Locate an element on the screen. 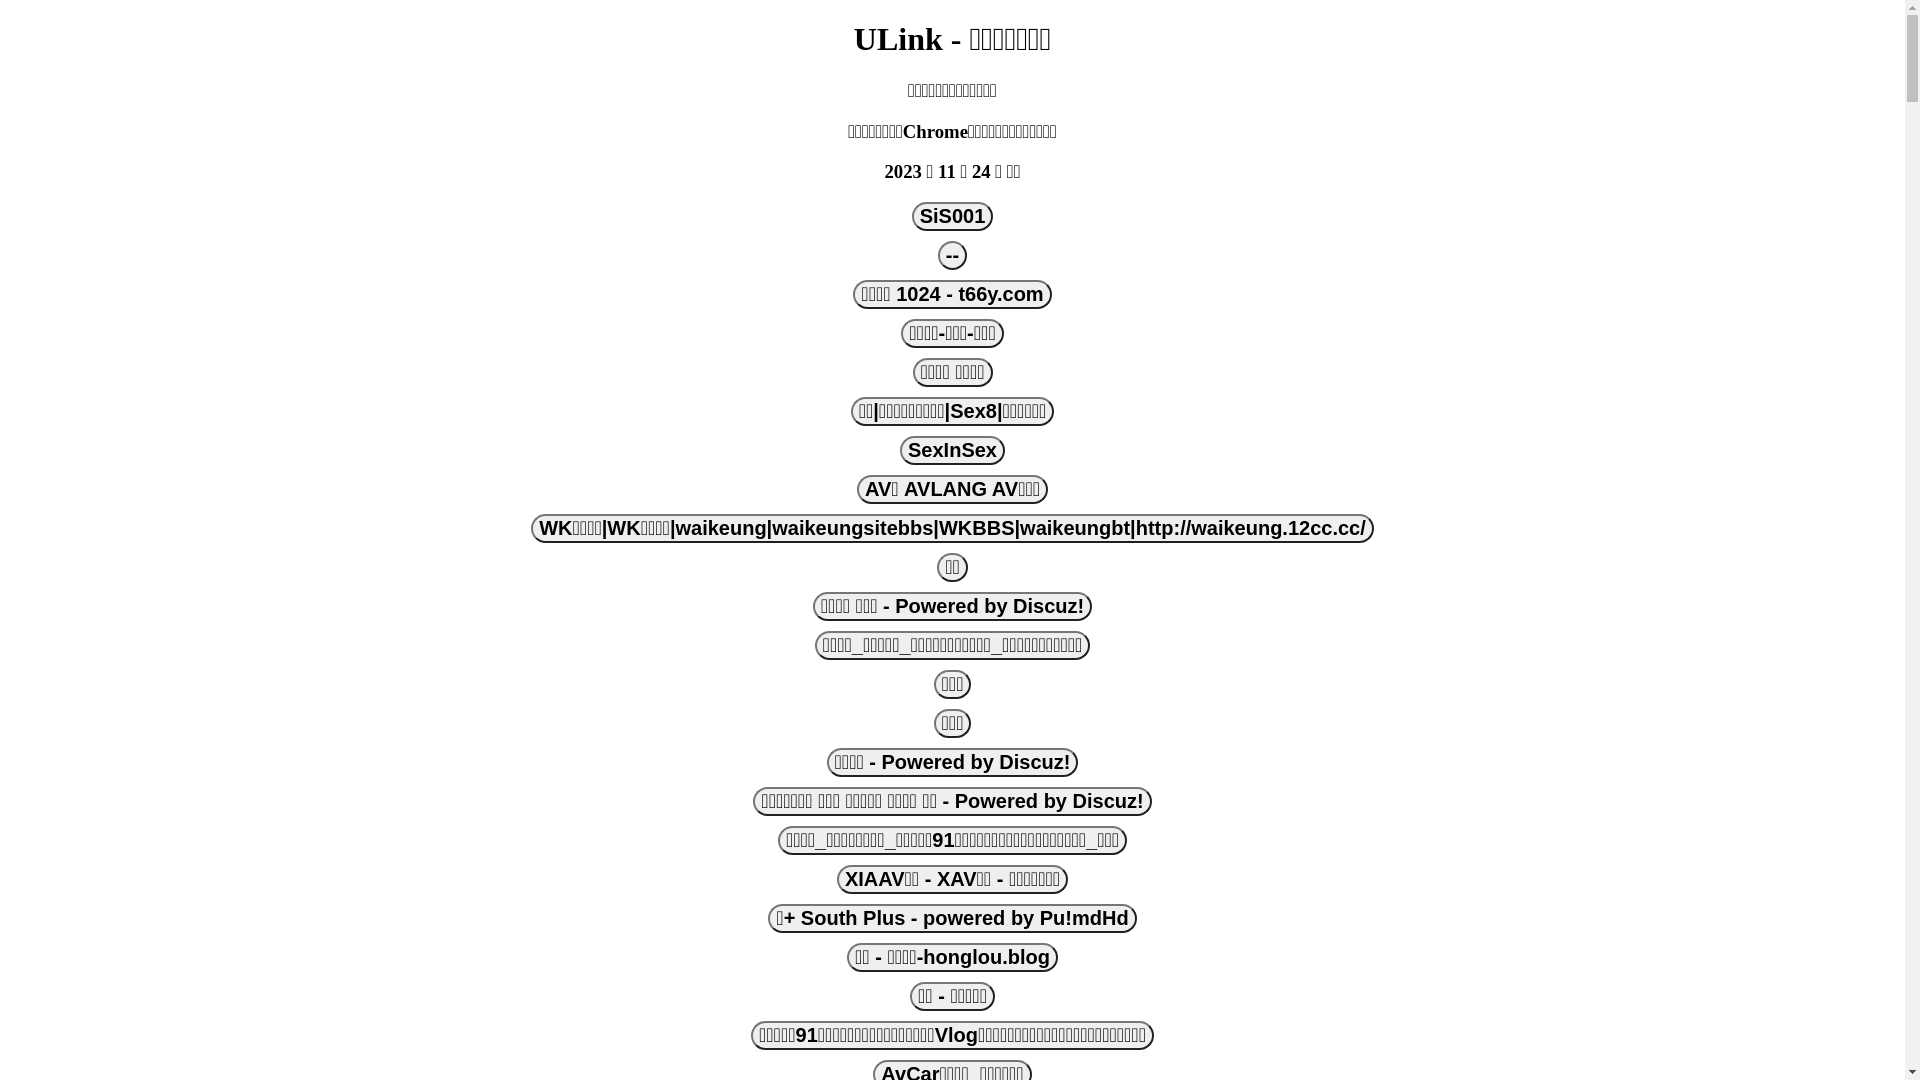 This screenshot has height=1080, width=1920. 'SiS001' is located at coordinates (952, 216).